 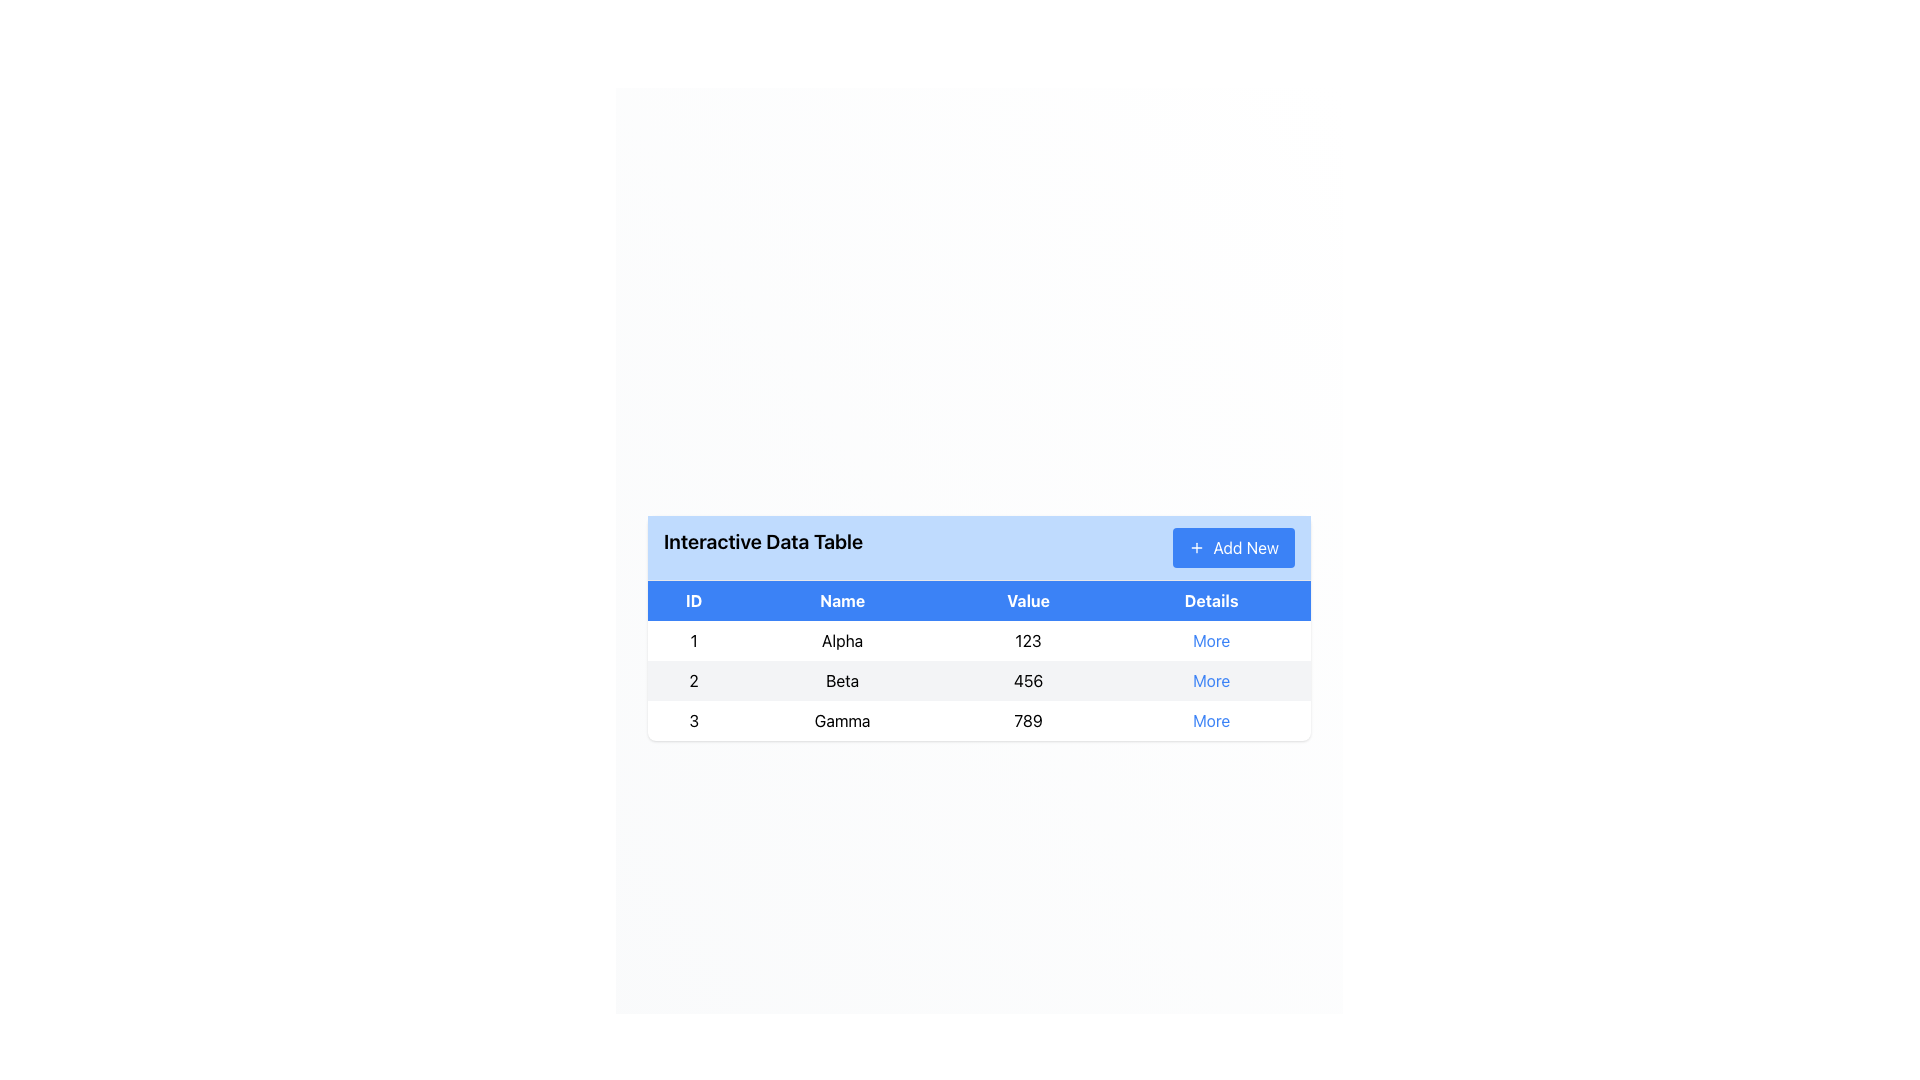 What do you see at coordinates (979, 679) in the screenshot?
I see `the second row of the interactive data table that contains columns for ID, Name, Value, and Details` at bounding box center [979, 679].